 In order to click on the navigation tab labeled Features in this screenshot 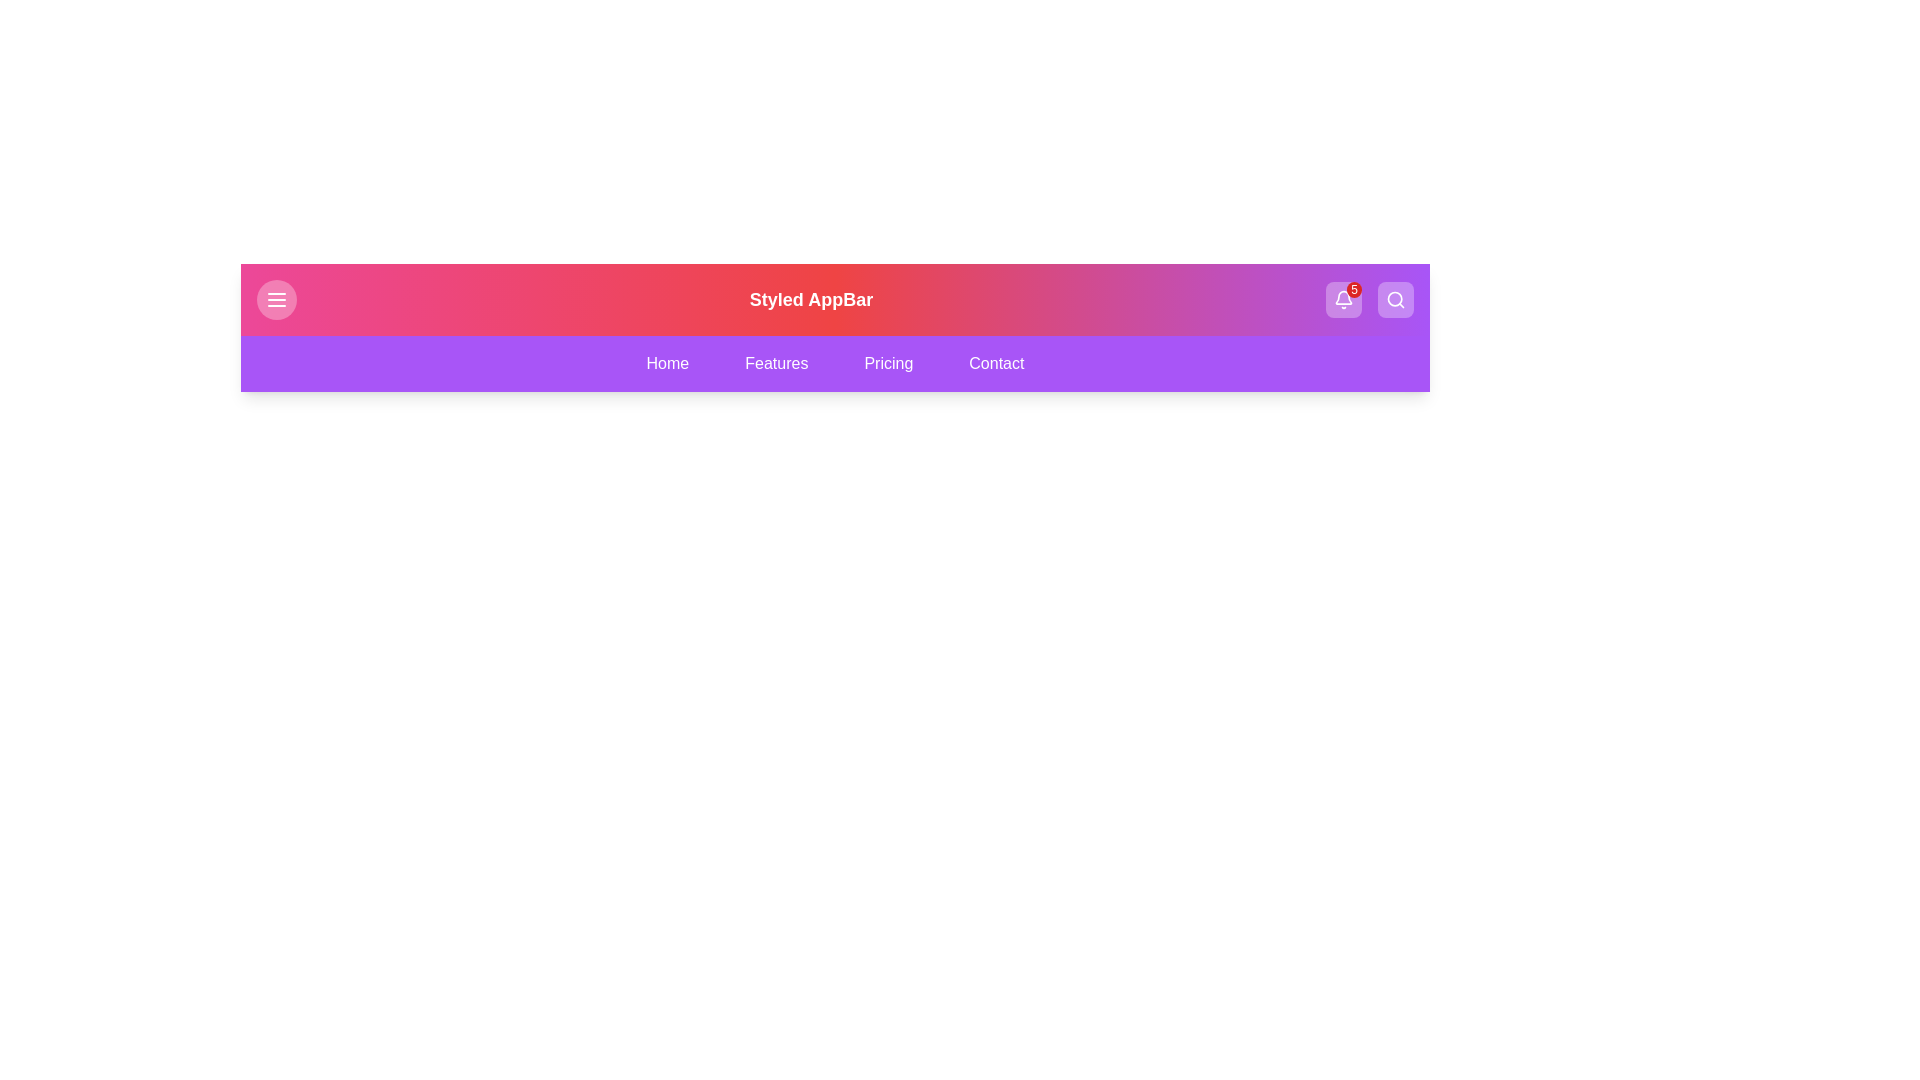, I will do `click(775, 363)`.